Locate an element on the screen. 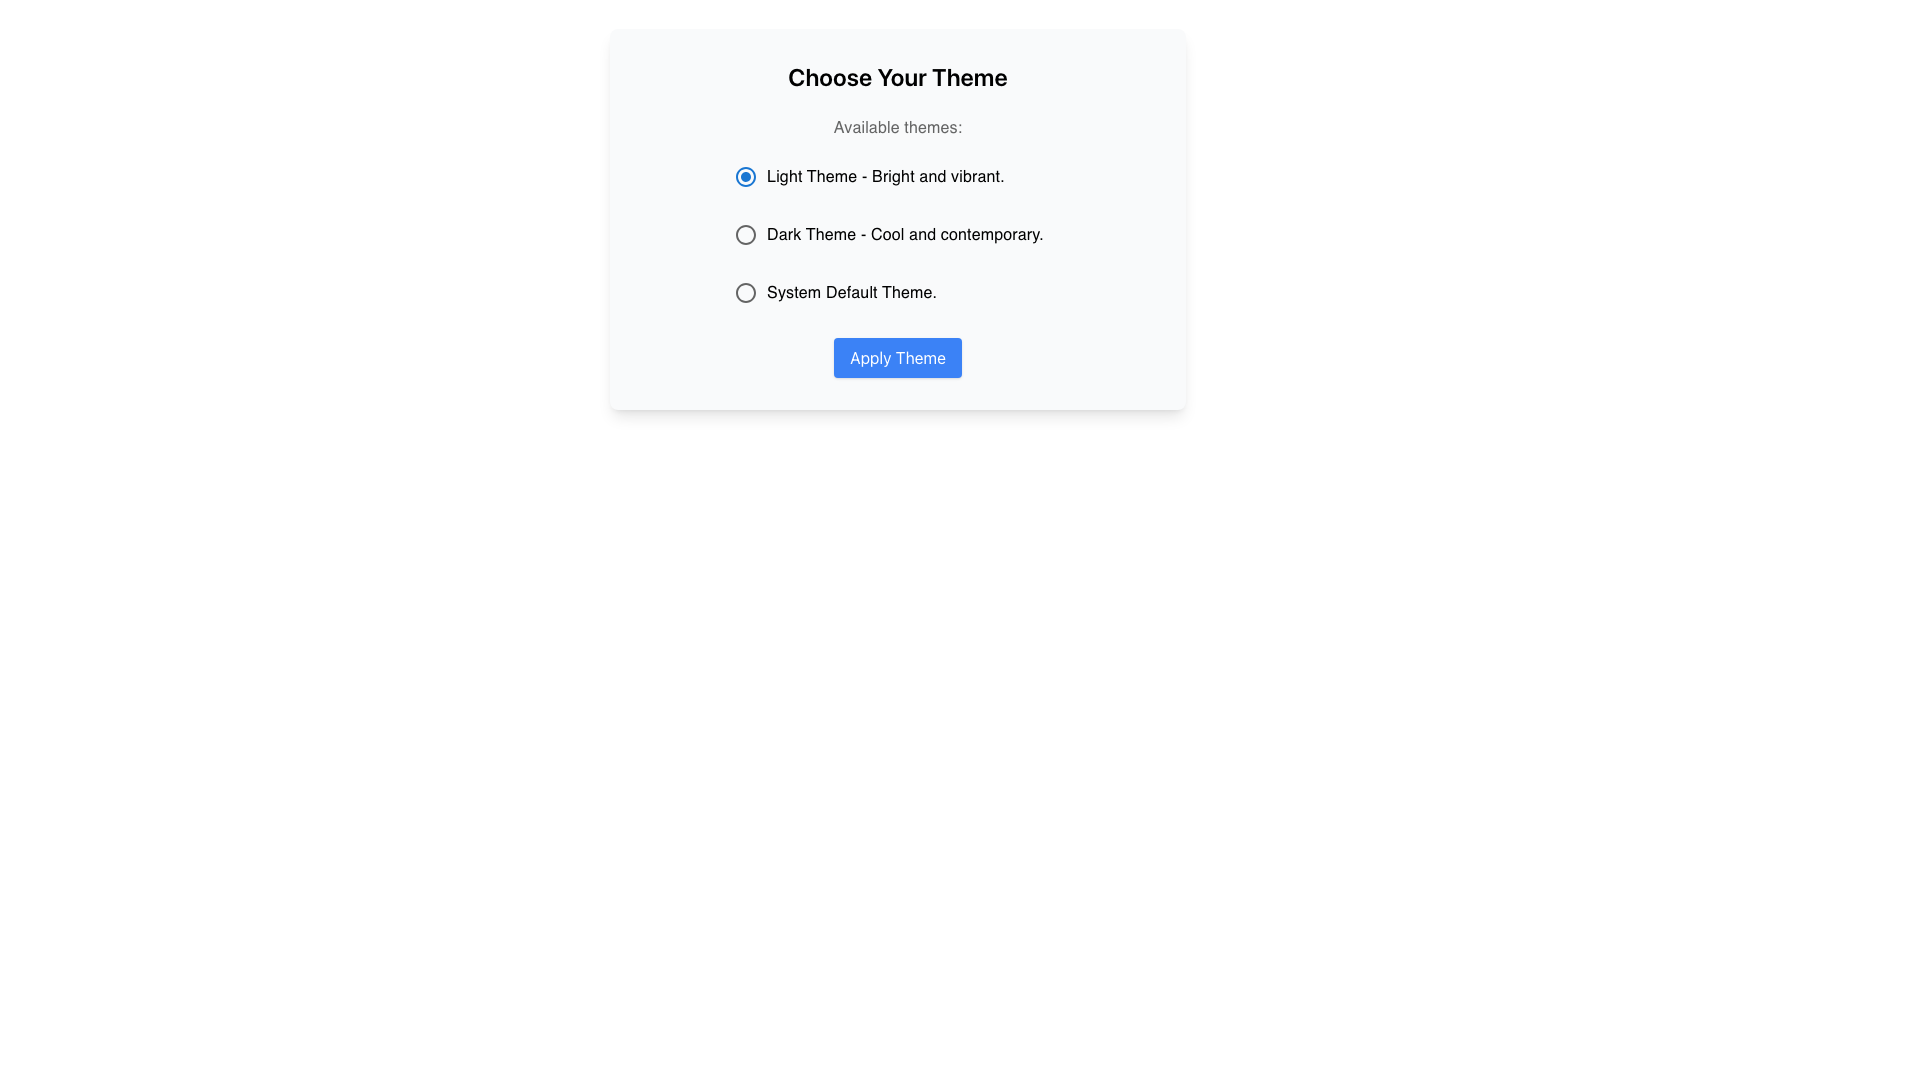 The width and height of the screenshot is (1920, 1080). the Selection Indicator that indicates the 'Light Theme - Bright and vibrant' option is currently selected, located at the center of the associated radio button is located at coordinates (745, 176).